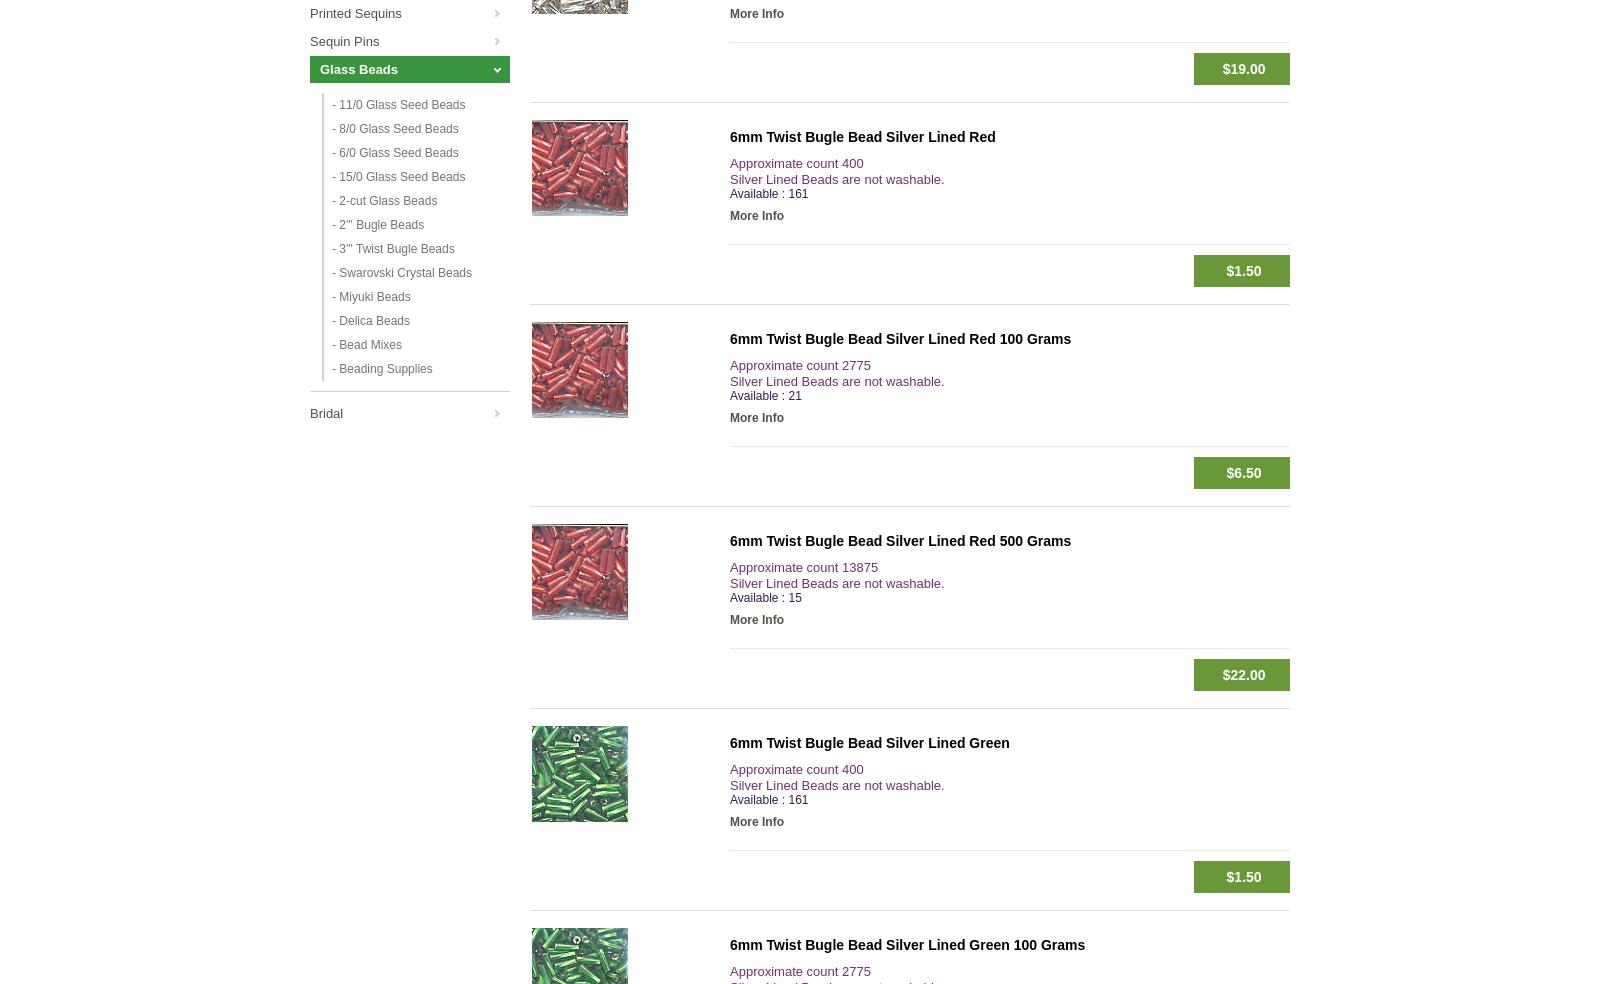 This screenshot has height=984, width=1600. What do you see at coordinates (359, 68) in the screenshot?
I see `'Glass Beads'` at bounding box center [359, 68].